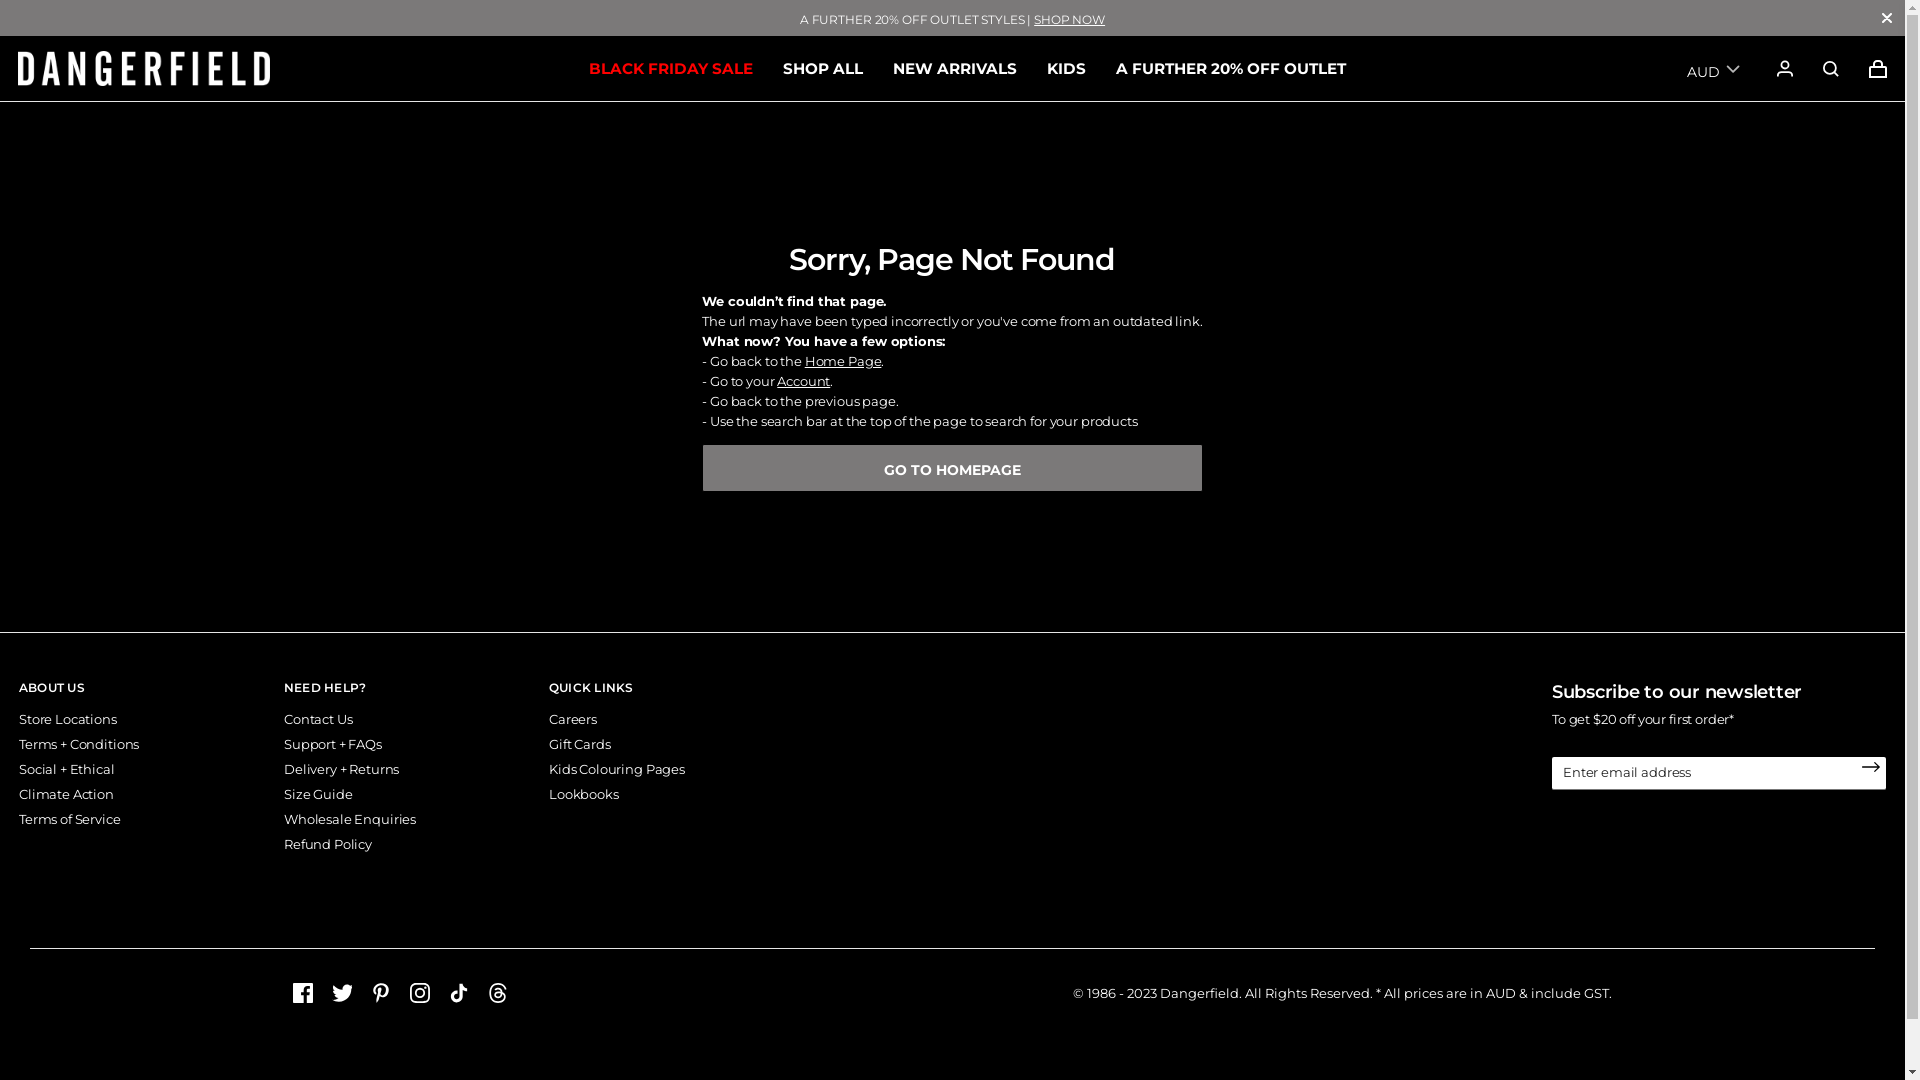 This screenshot has width=1920, height=1080. What do you see at coordinates (616, 767) in the screenshot?
I see `'Kids Colouring Pages'` at bounding box center [616, 767].